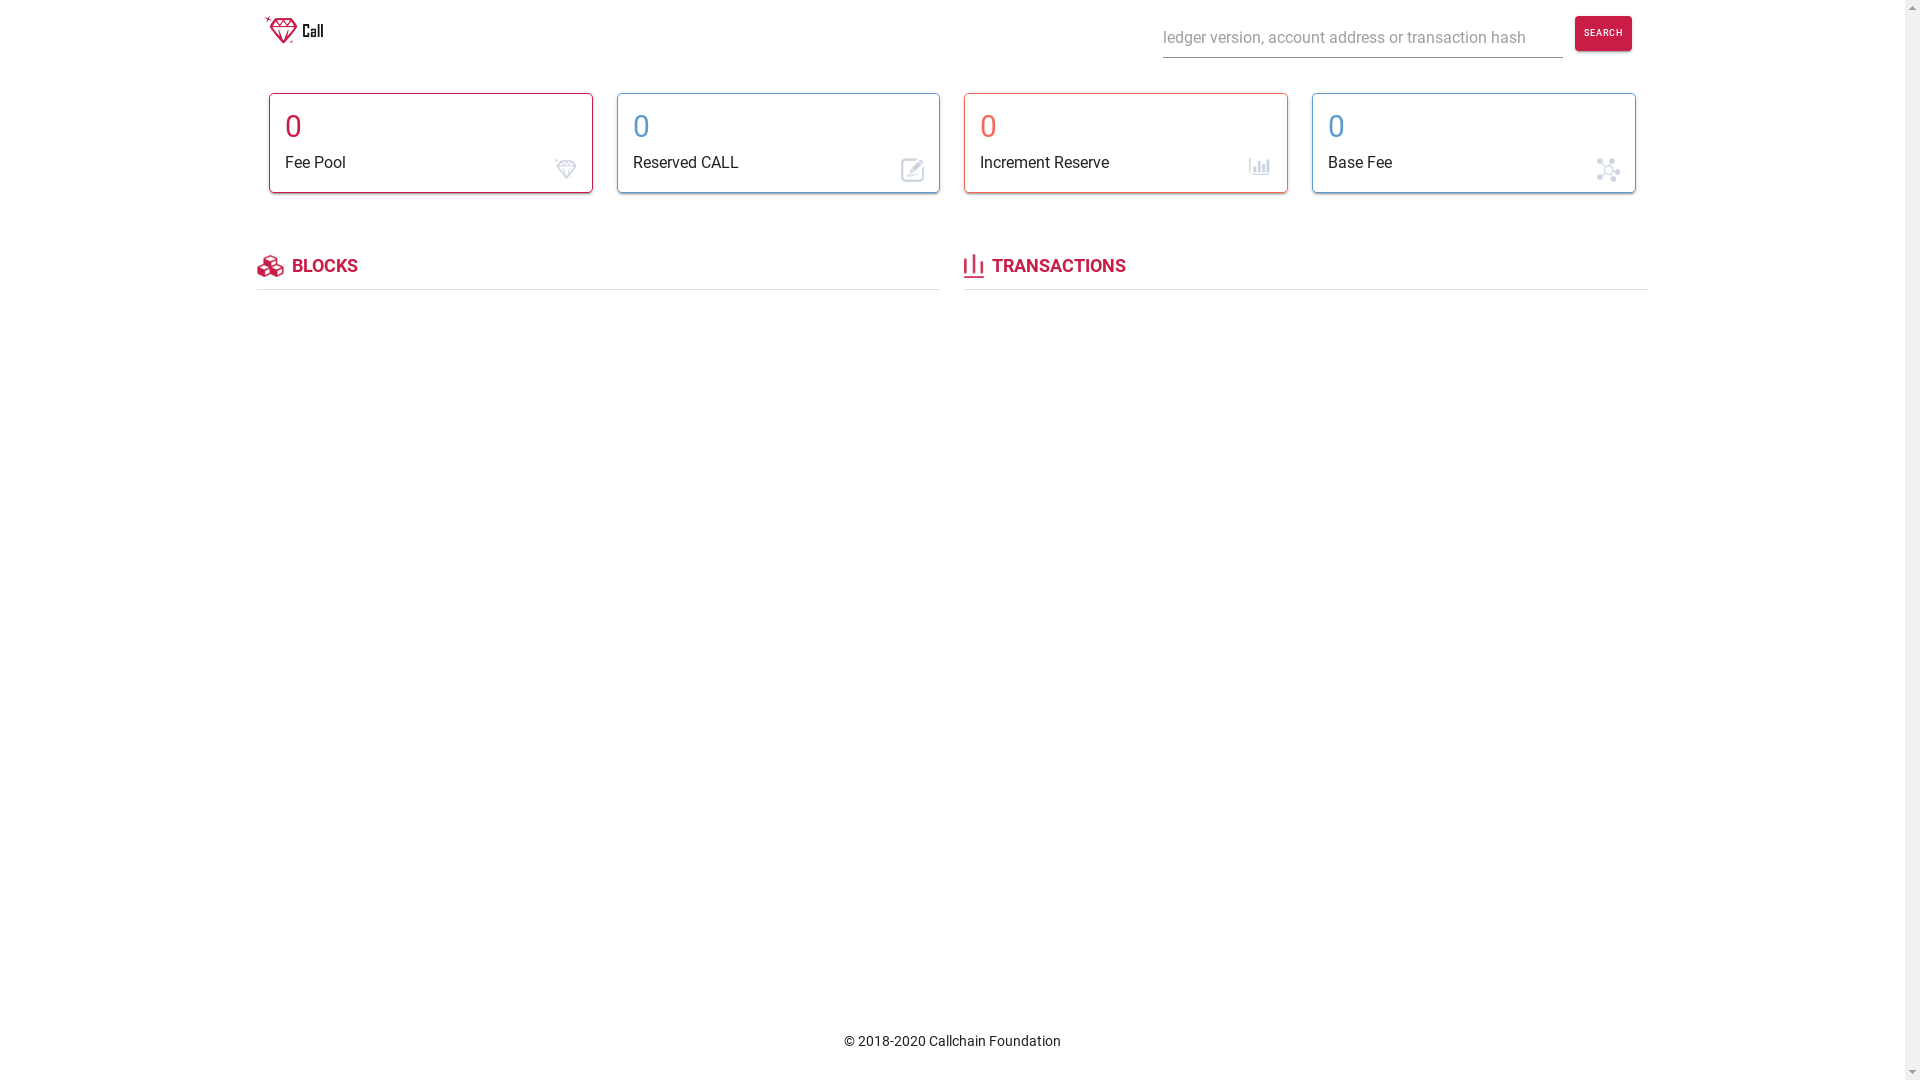 Image resolution: width=1920 pixels, height=1080 pixels. What do you see at coordinates (1573, 33) in the screenshot?
I see `'SEARCH'` at bounding box center [1573, 33].